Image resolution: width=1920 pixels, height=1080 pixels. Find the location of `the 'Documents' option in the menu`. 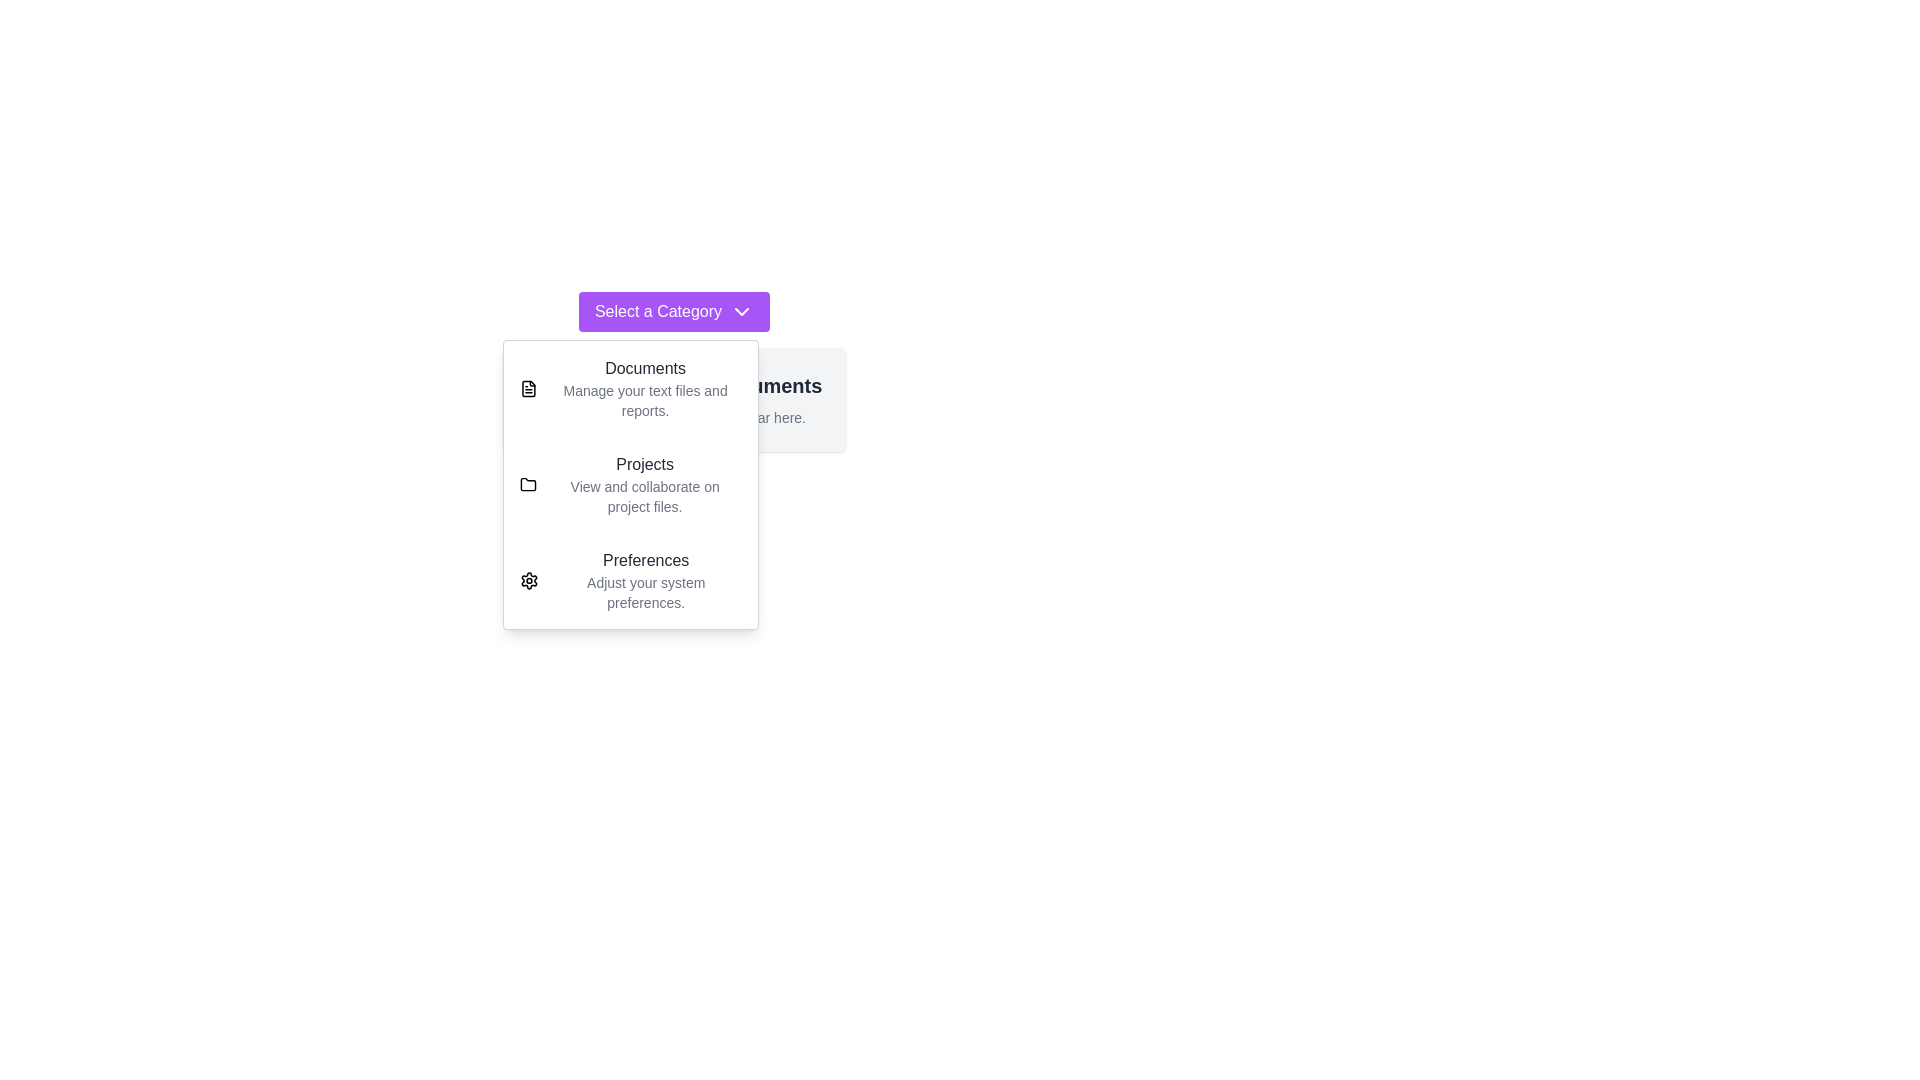

the 'Documents' option in the menu is located at coordinates (629, 389).